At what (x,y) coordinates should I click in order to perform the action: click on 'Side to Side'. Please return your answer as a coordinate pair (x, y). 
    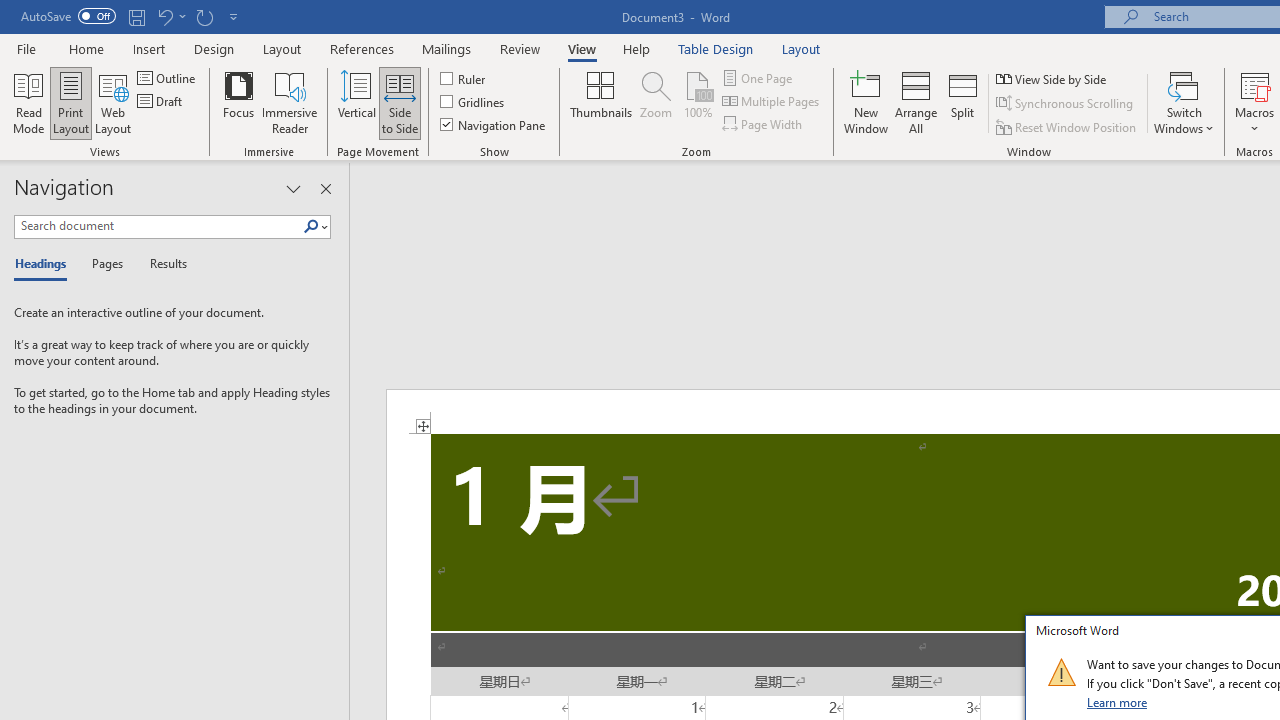
    Looking at the image, I should click on (400, 103).